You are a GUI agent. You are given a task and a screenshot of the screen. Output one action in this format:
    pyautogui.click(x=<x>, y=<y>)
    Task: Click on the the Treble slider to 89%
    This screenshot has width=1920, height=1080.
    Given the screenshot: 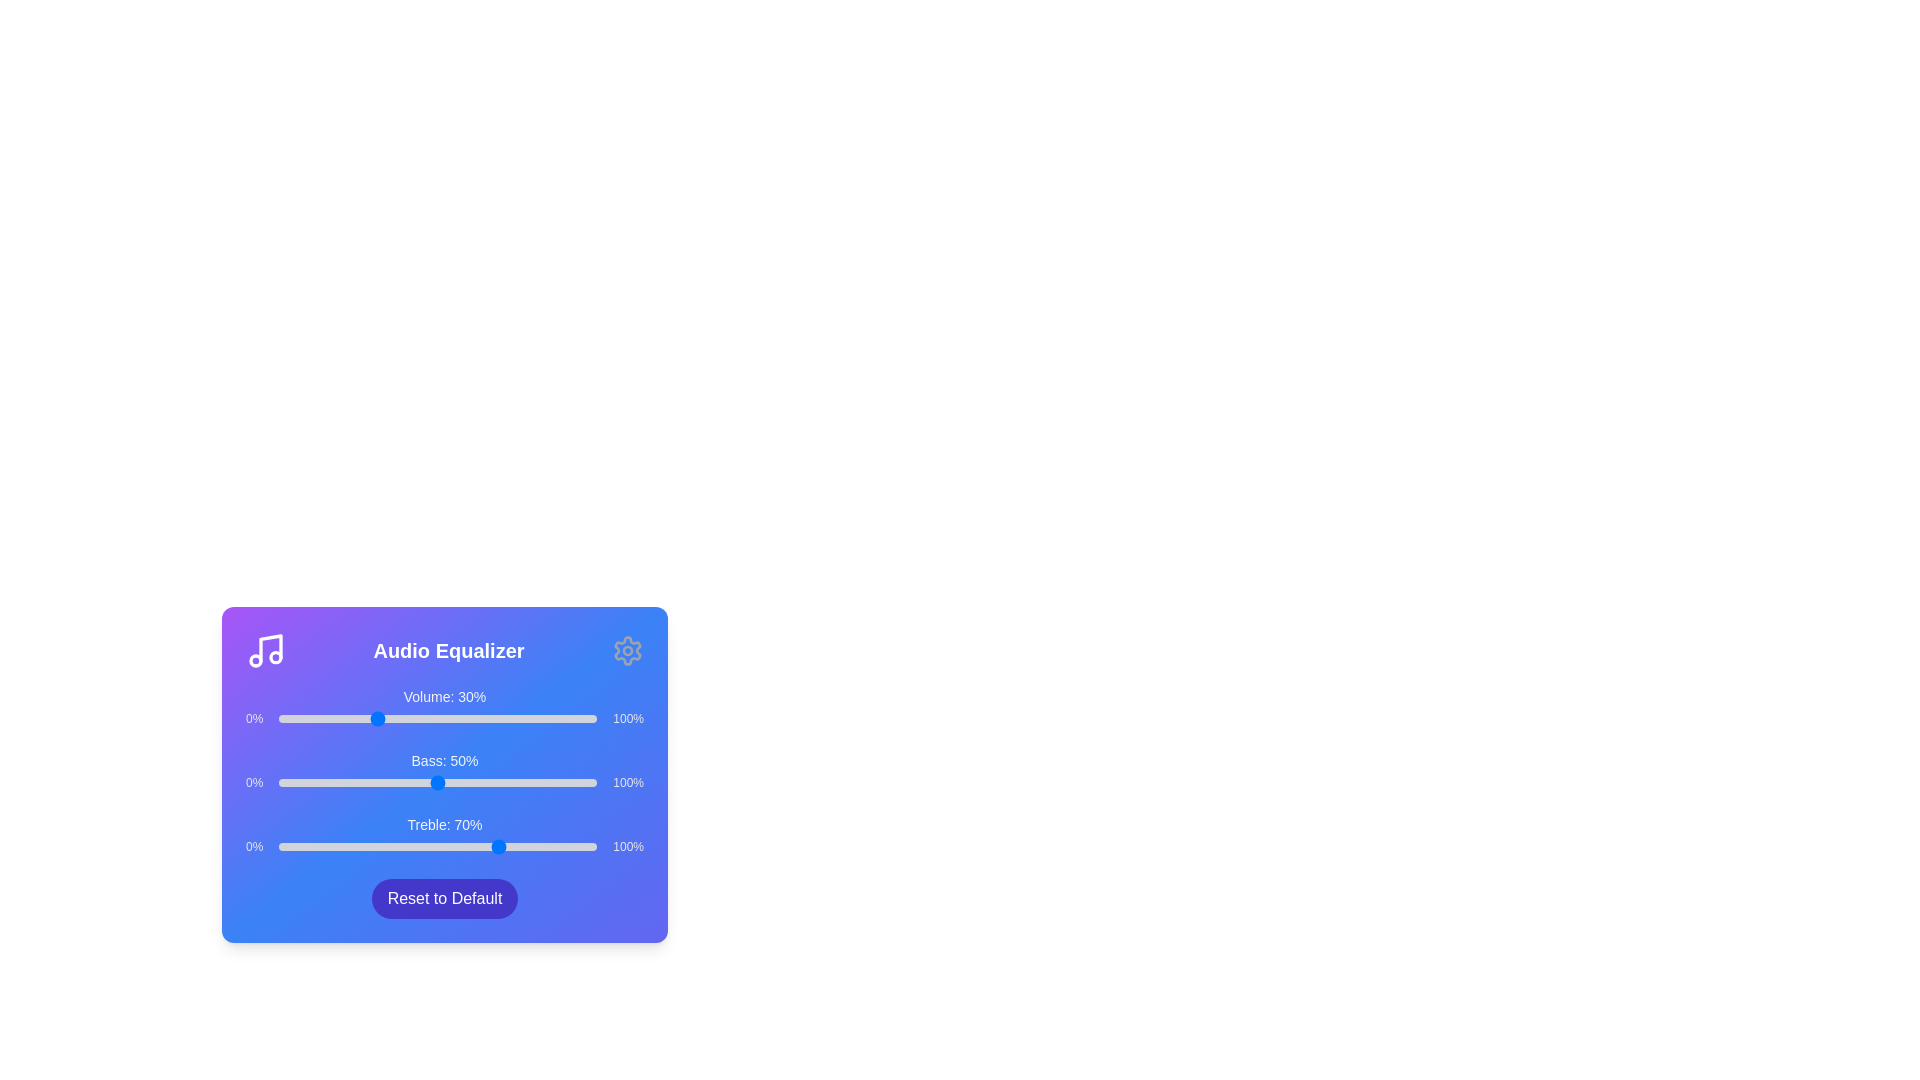 What is the action you would take?
    pyautogui.click(x=561, y=847)
    